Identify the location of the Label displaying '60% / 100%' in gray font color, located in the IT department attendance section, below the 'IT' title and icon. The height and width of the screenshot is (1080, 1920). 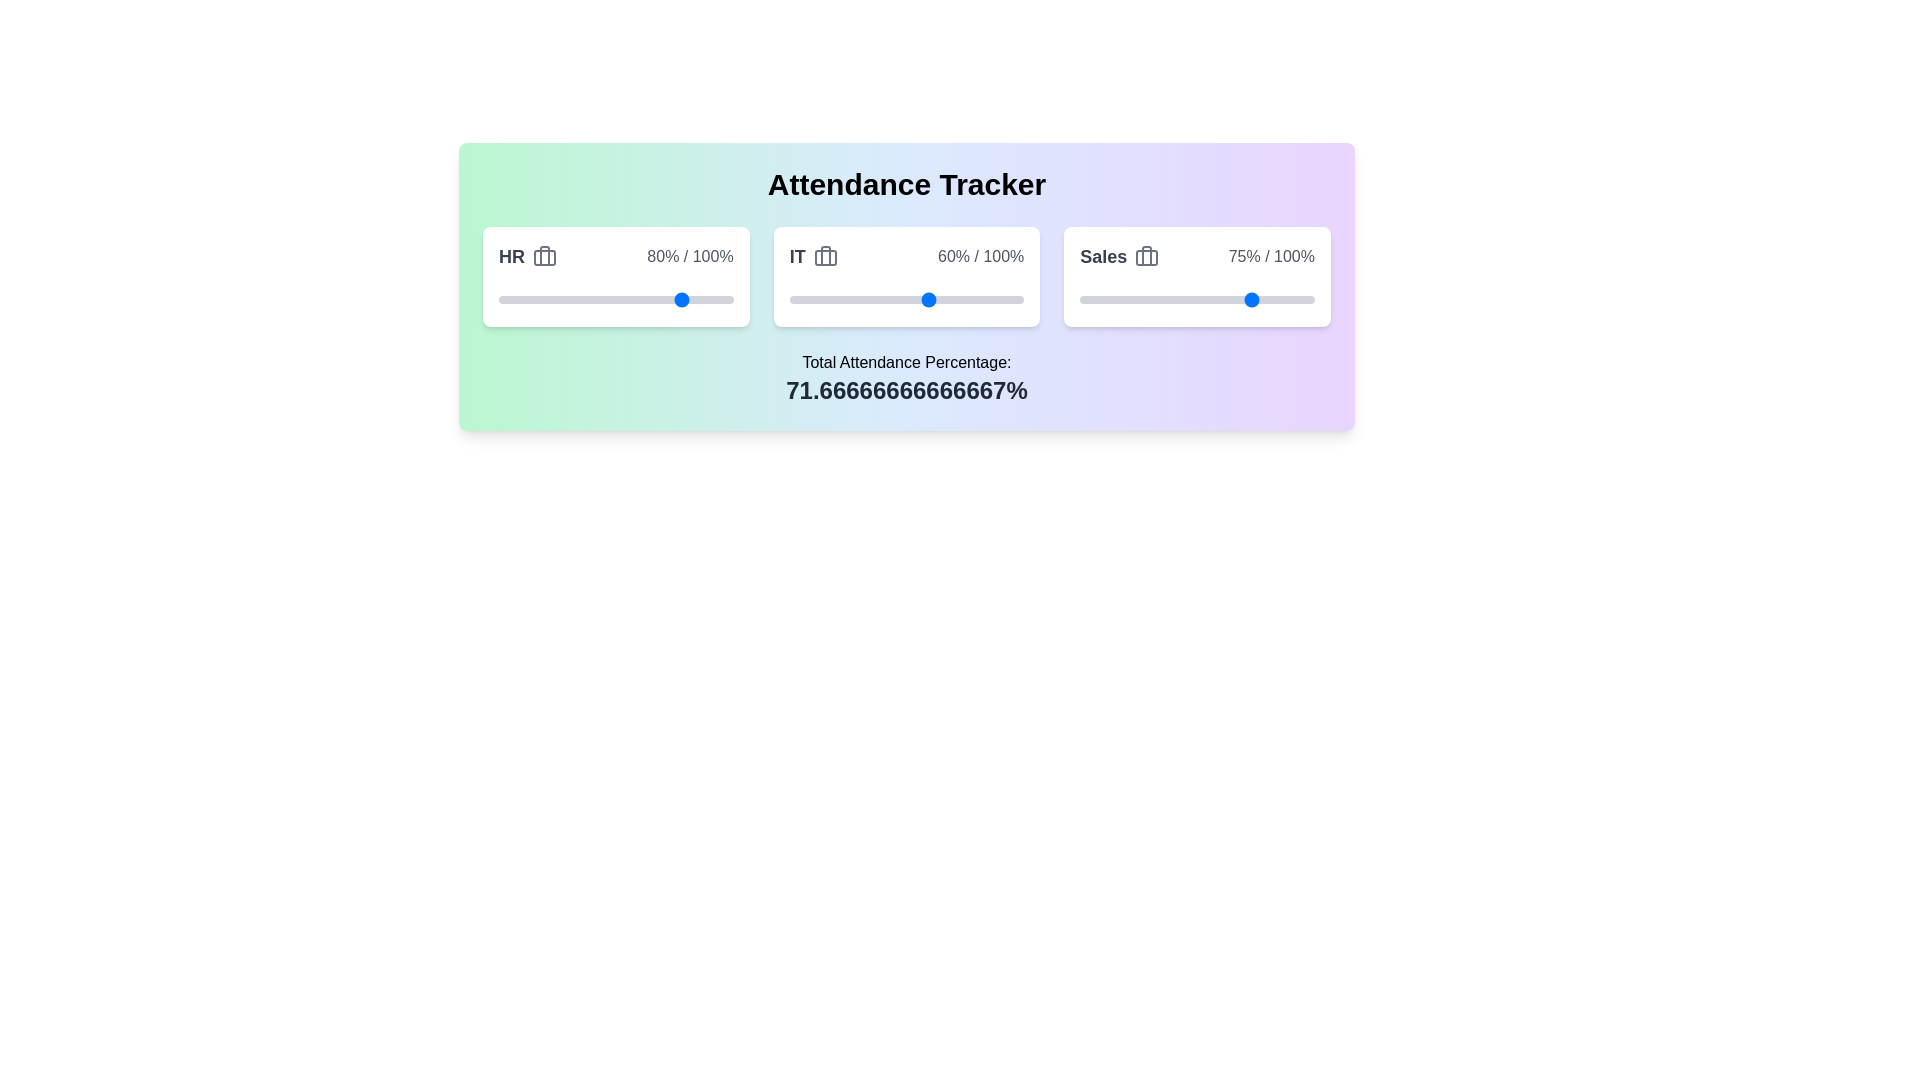
(981, 256).